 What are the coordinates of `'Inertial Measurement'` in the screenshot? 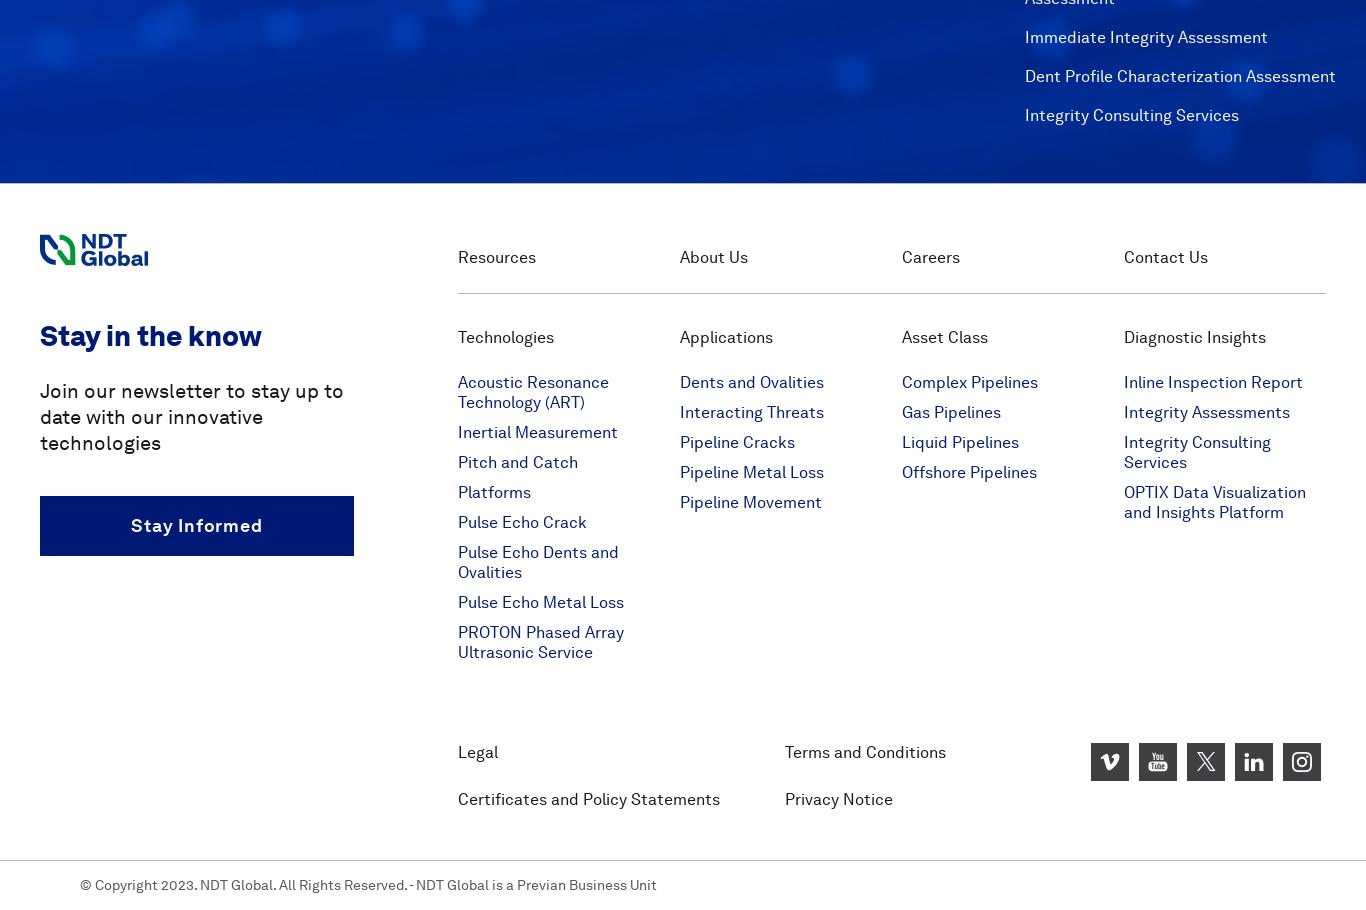 It's located at (538, 431).